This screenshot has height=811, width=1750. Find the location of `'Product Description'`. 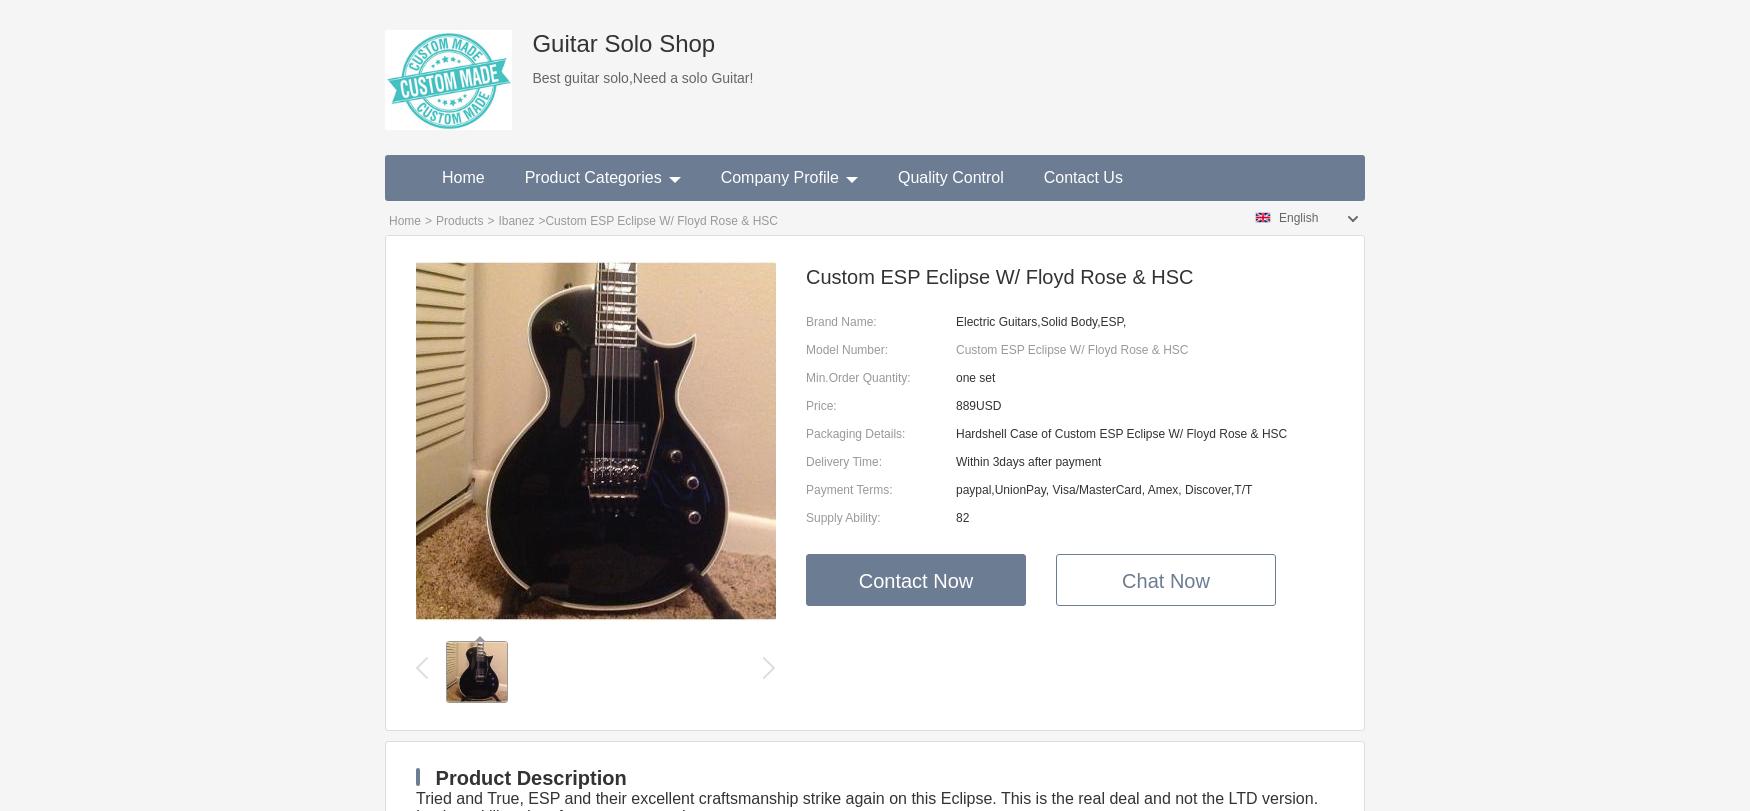

'Product Description' is located at coordinates (526, 776).